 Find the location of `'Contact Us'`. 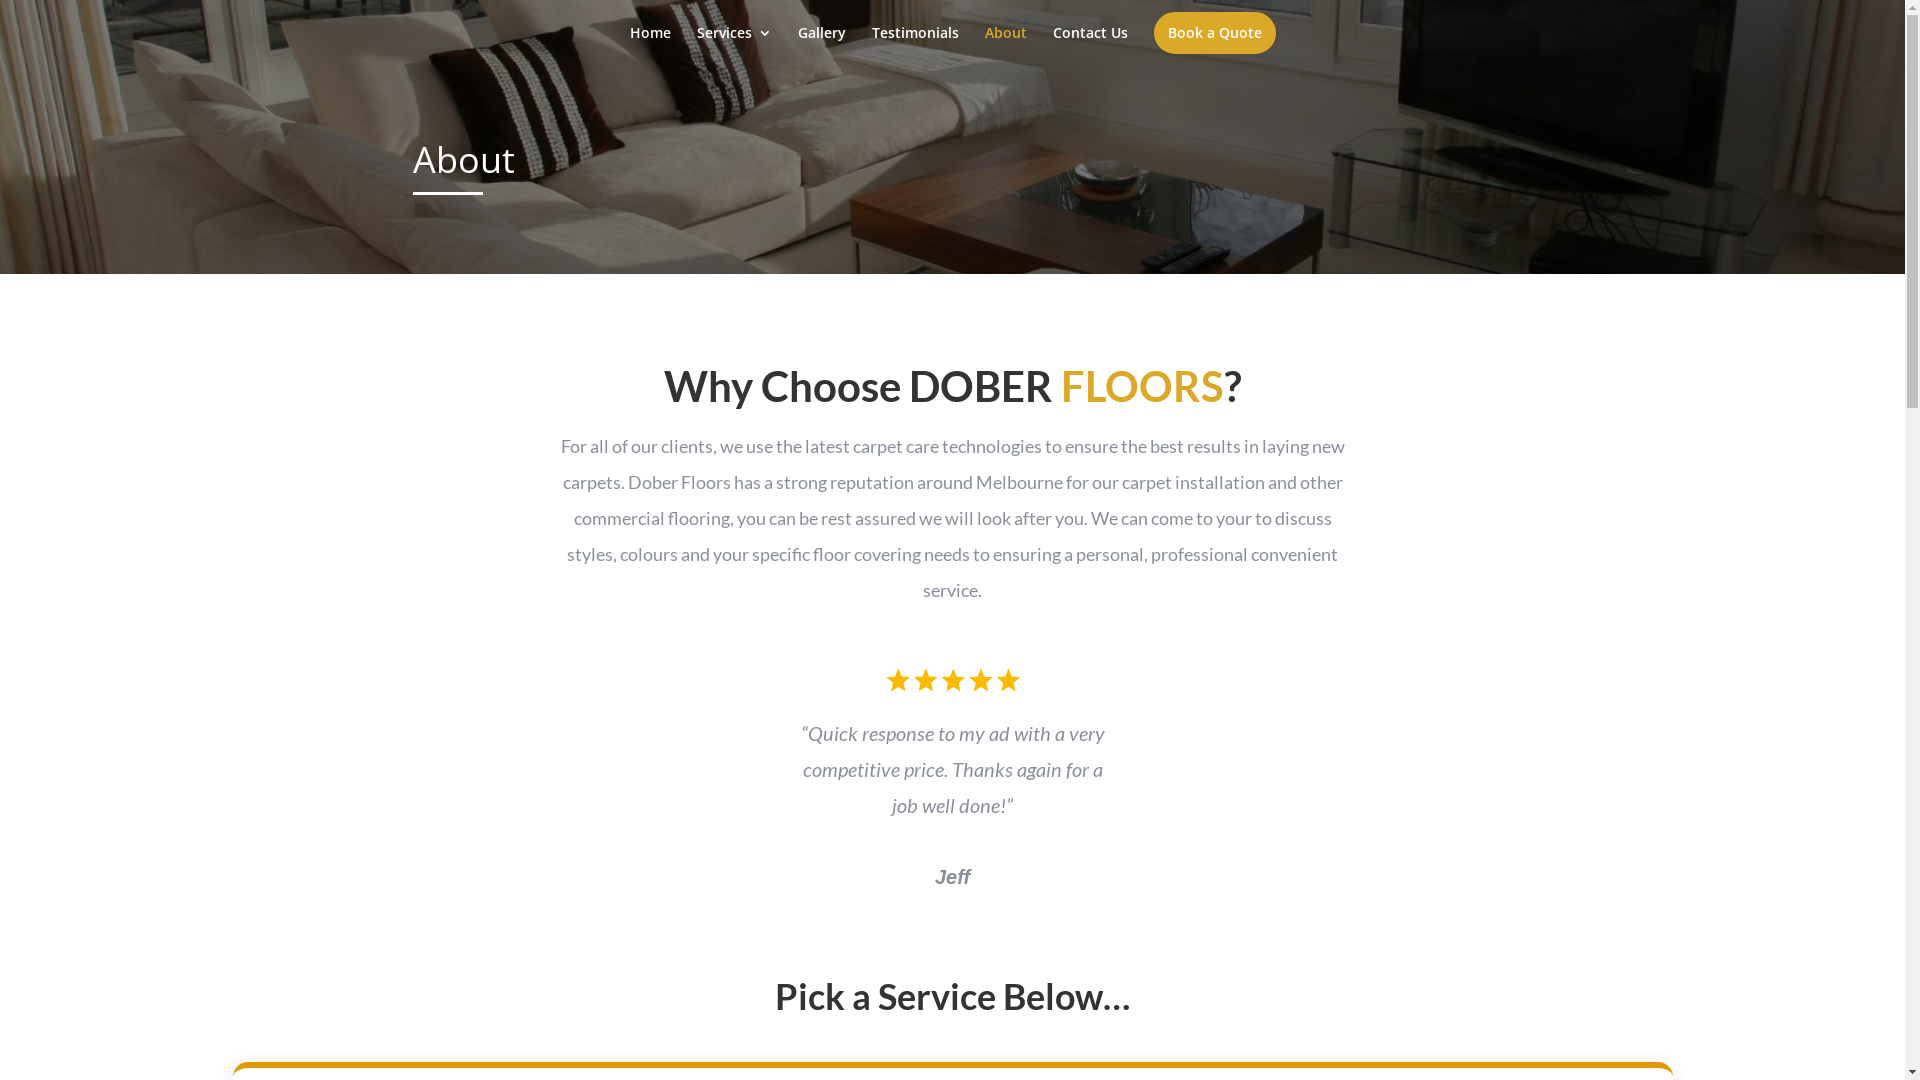

'Contact Us' is located at coordinates (1088, 45).